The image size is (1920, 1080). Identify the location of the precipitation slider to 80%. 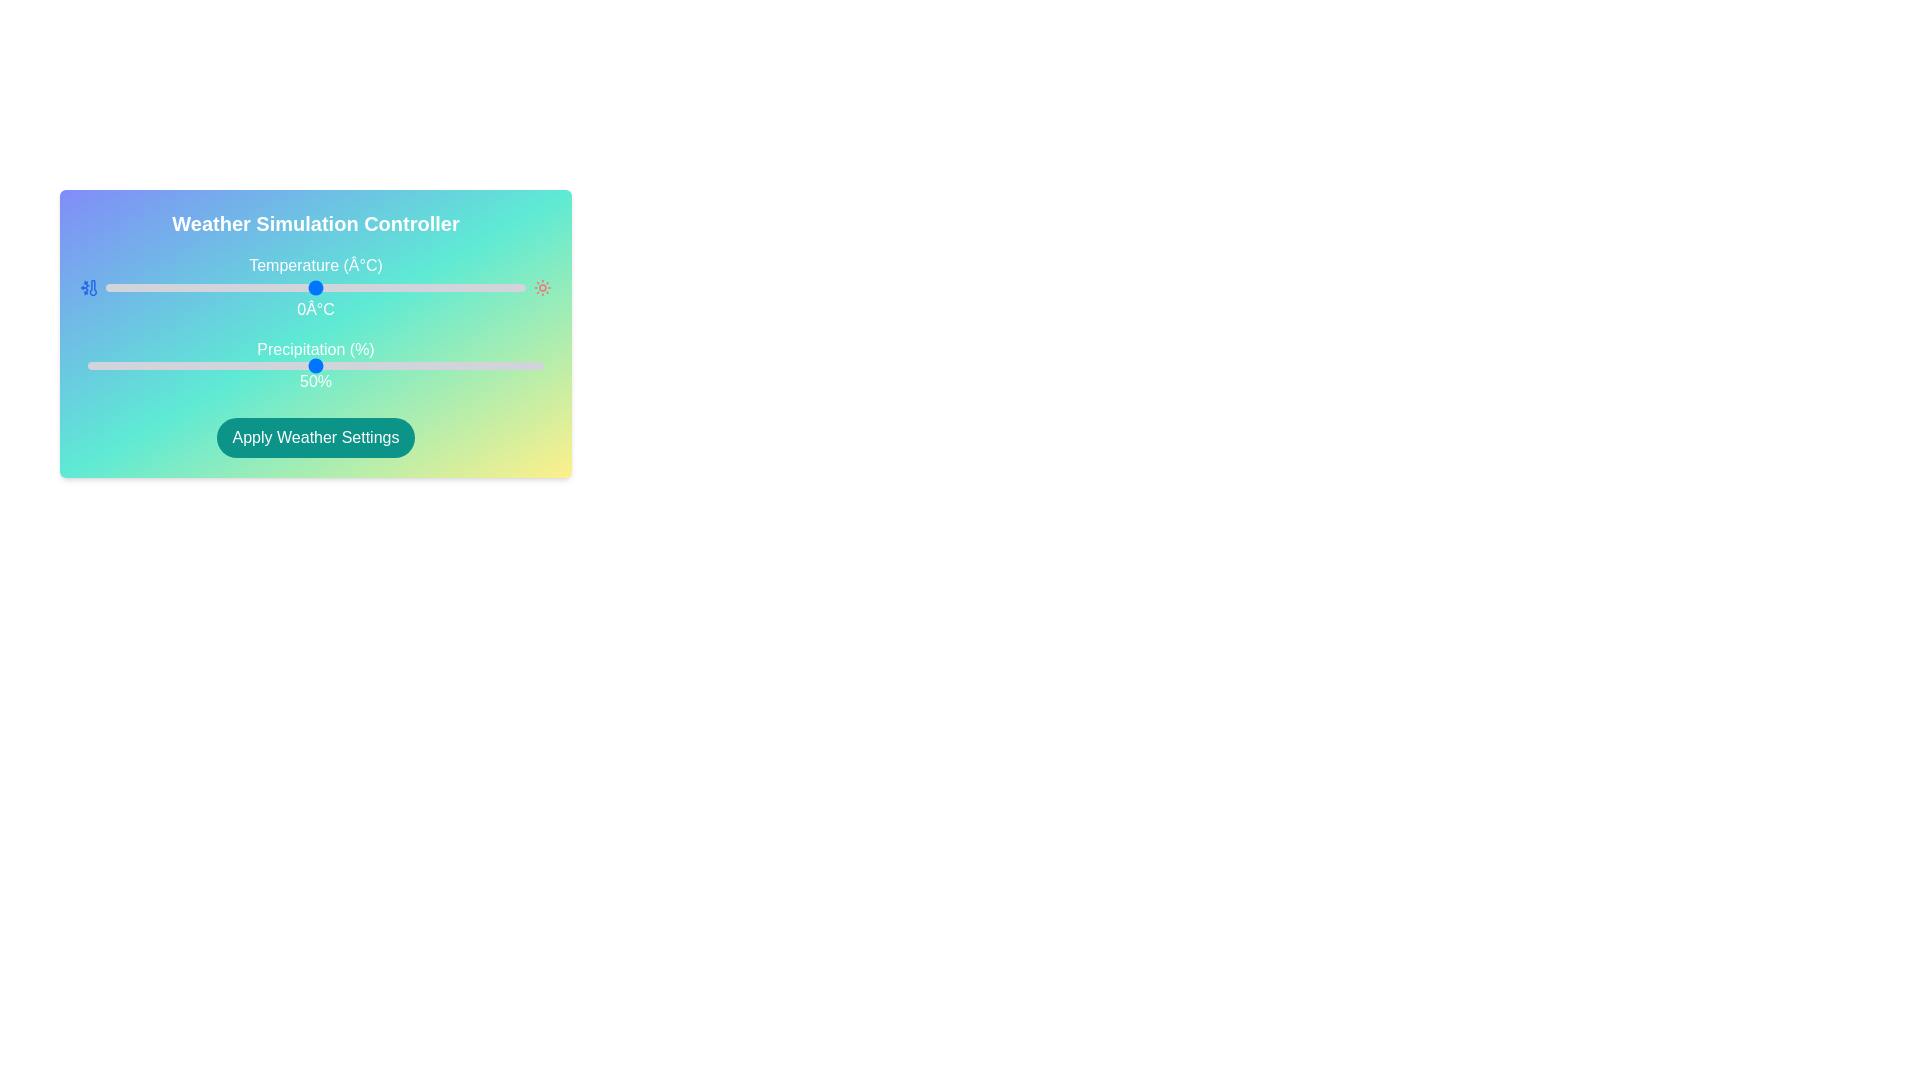
(451, 366).